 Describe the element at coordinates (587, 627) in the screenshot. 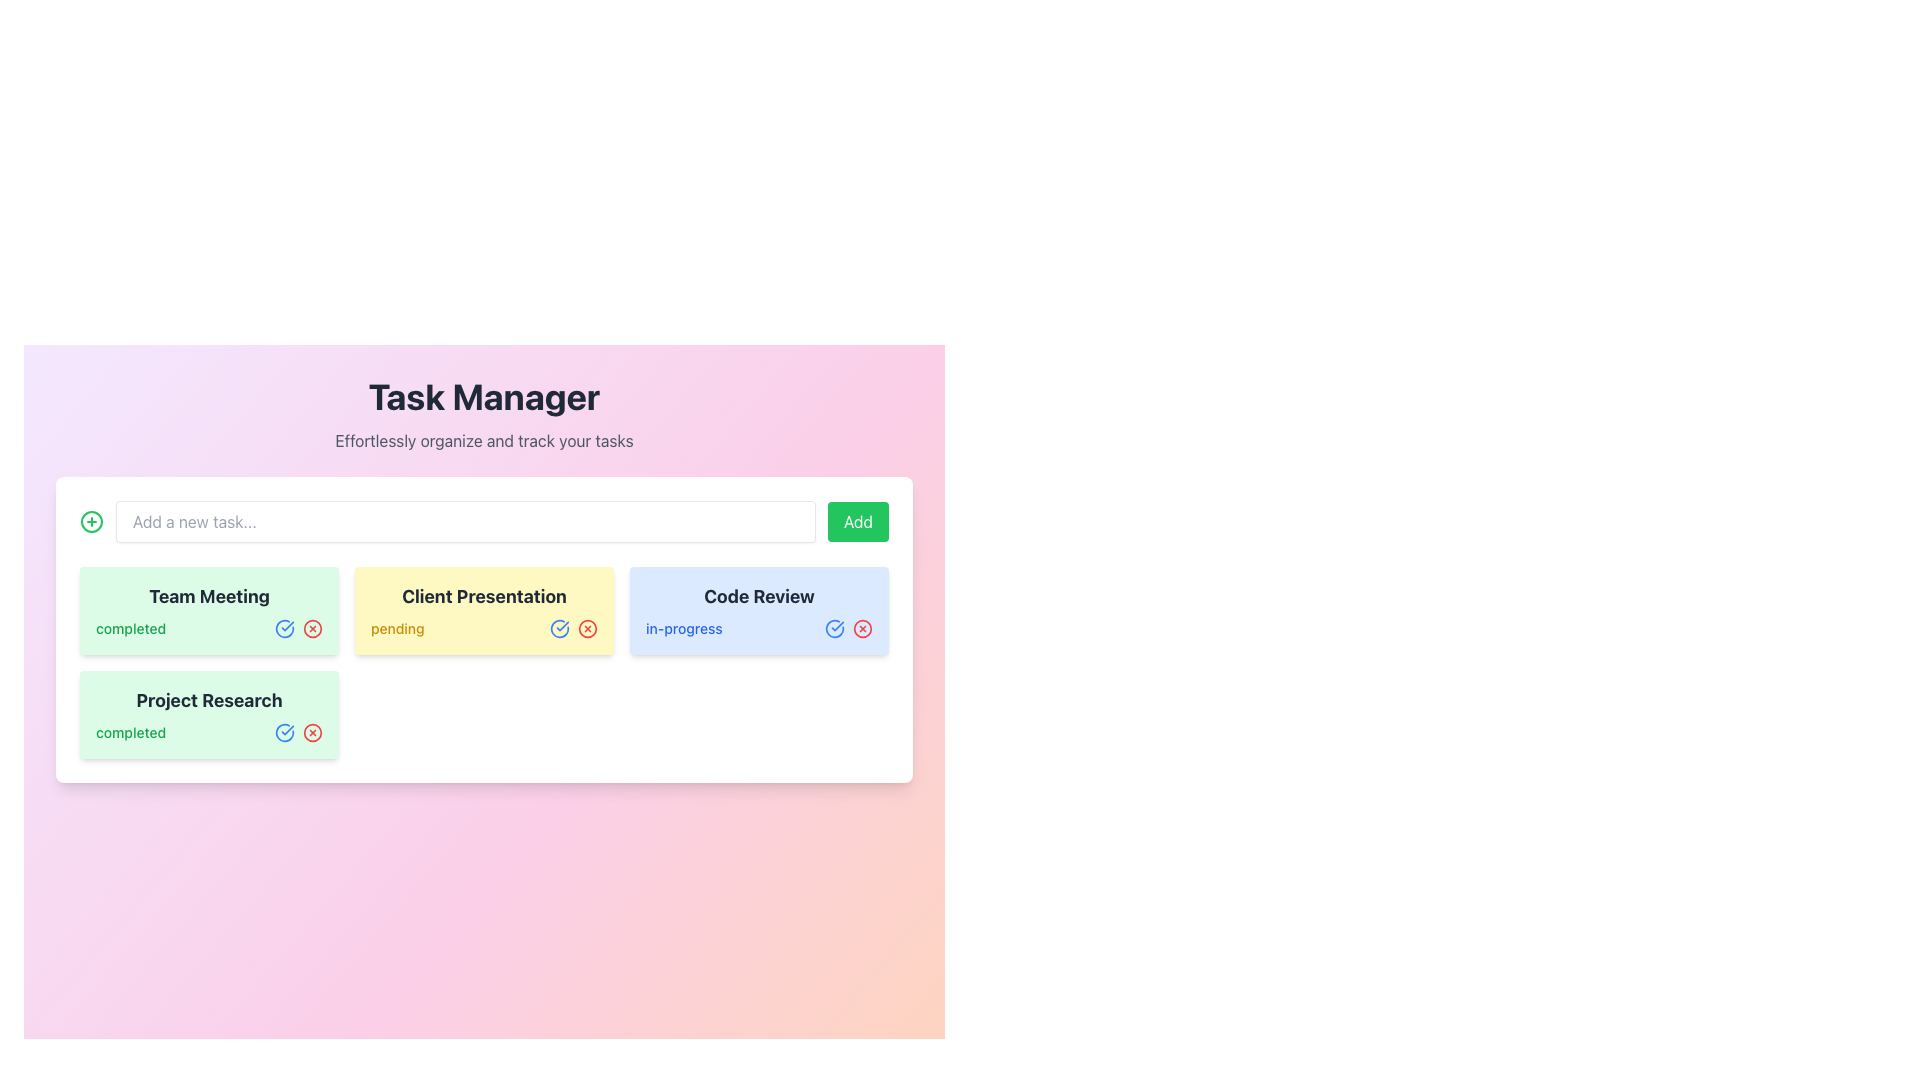

I see `the small circular icon with a red border and an 'X' shape inside, located adjacent to the text 'Client Presentation' in the yellow-colored task card` at that location.